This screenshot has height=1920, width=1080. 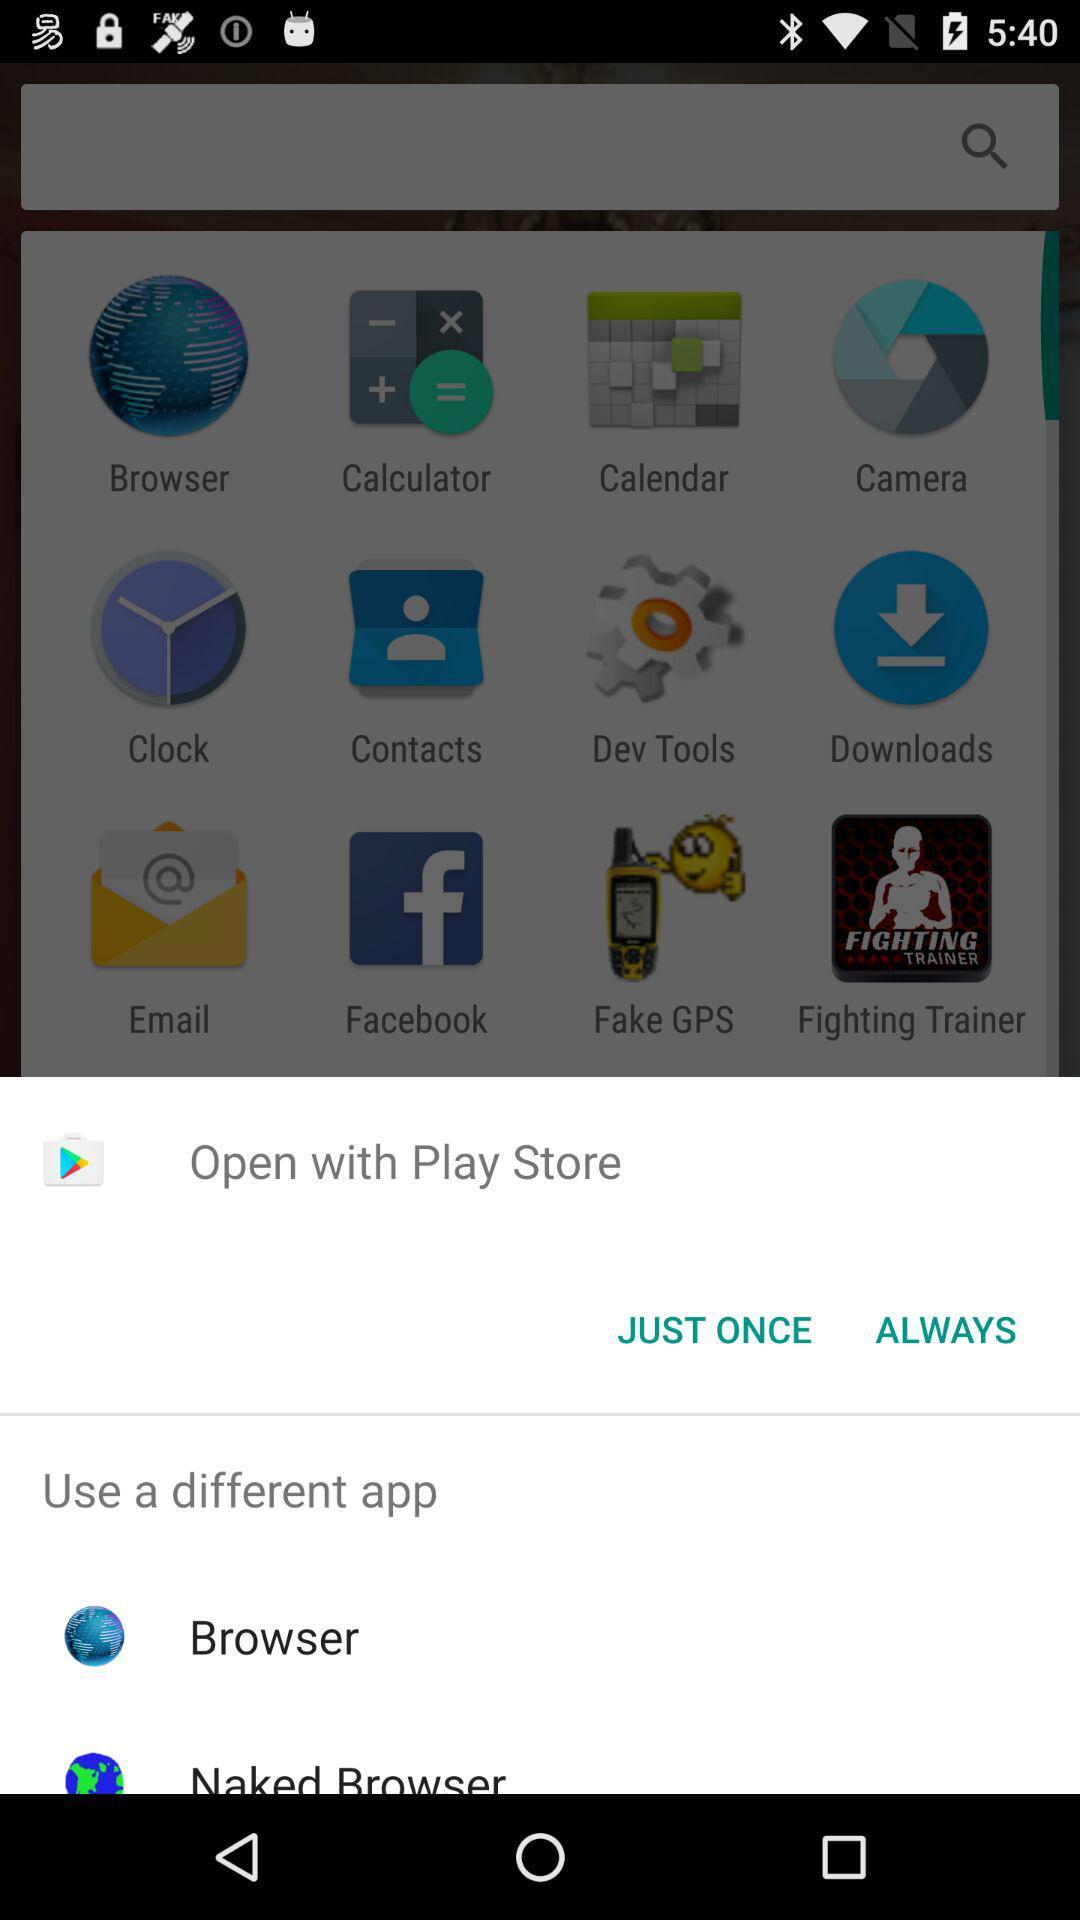 What do you see at coordinates (945, 1329) in the screenshot?
I see `the item next to the just once icon` at bounding box center [945, 1329].